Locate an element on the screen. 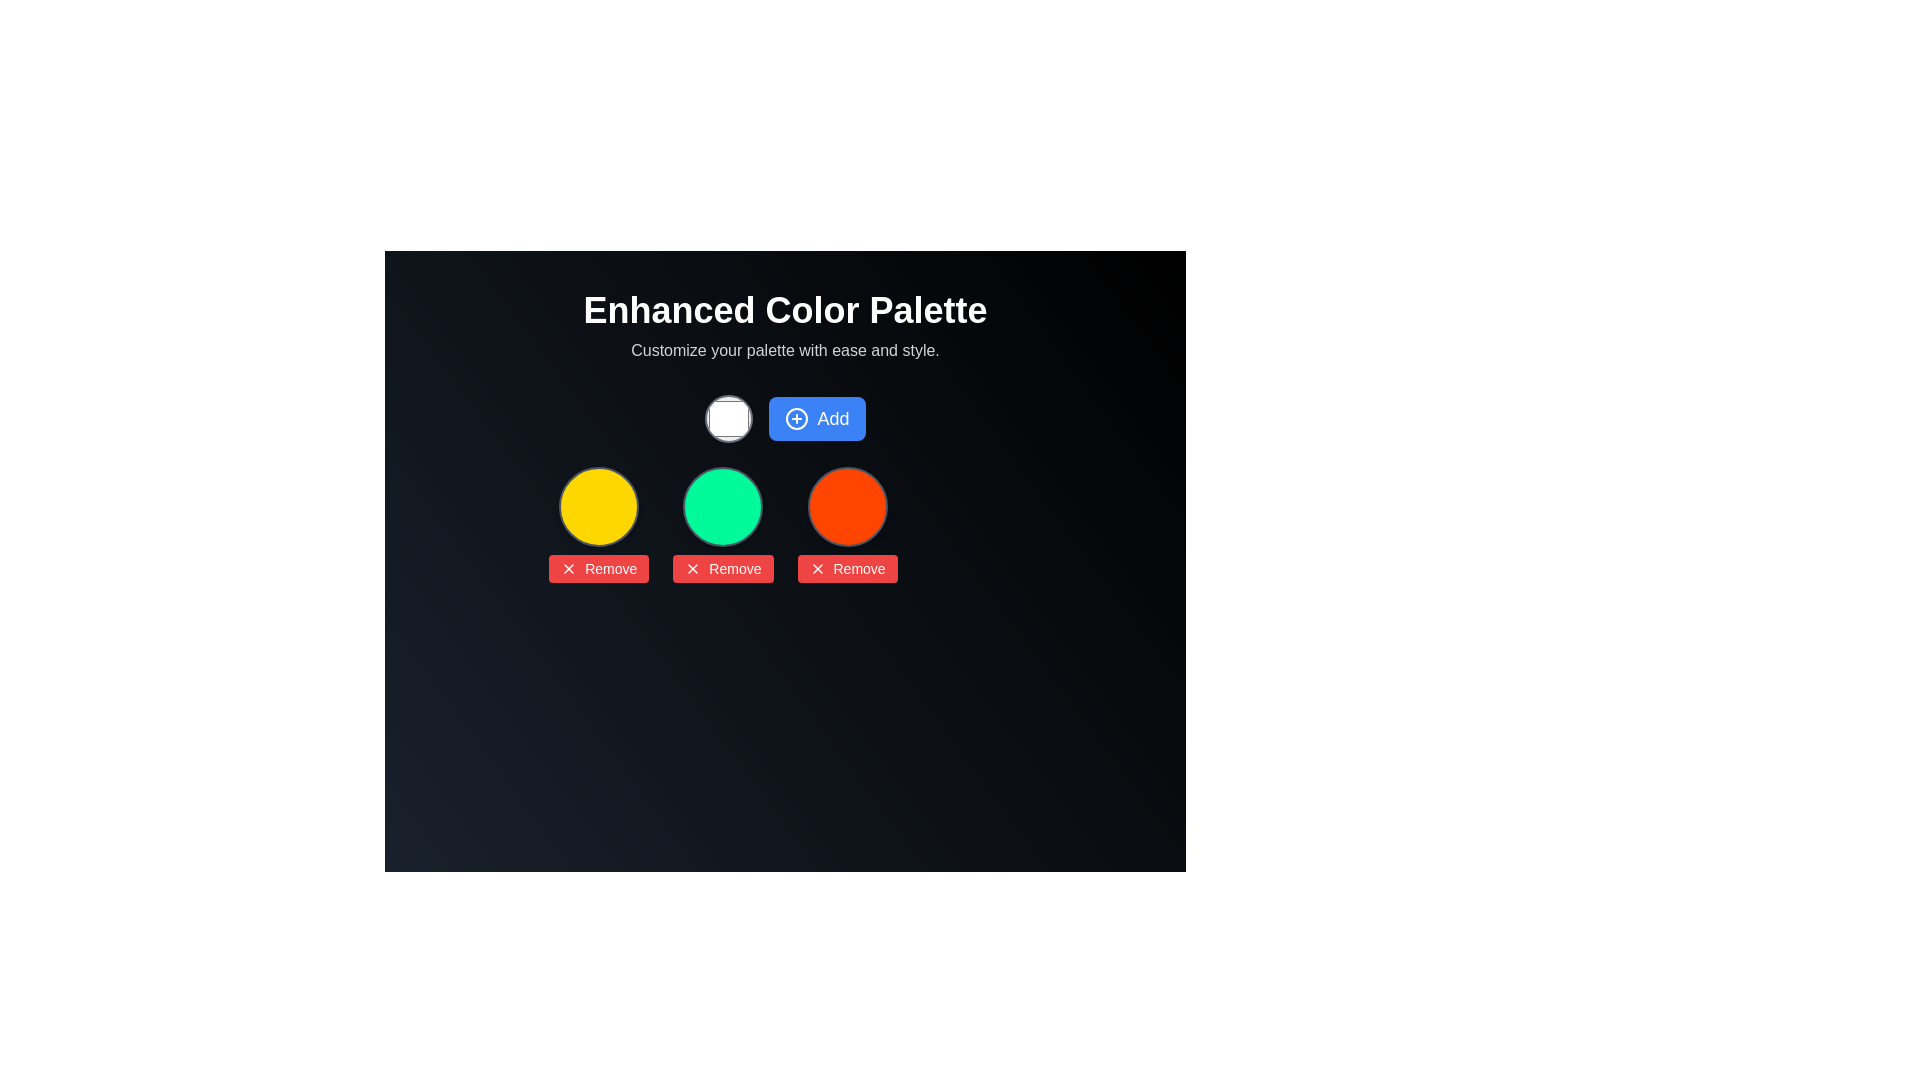  the circular shape that indicates the 'Add' button, located in the top row of the interface to the right of a white circular component is located at coordinates (796, 418).